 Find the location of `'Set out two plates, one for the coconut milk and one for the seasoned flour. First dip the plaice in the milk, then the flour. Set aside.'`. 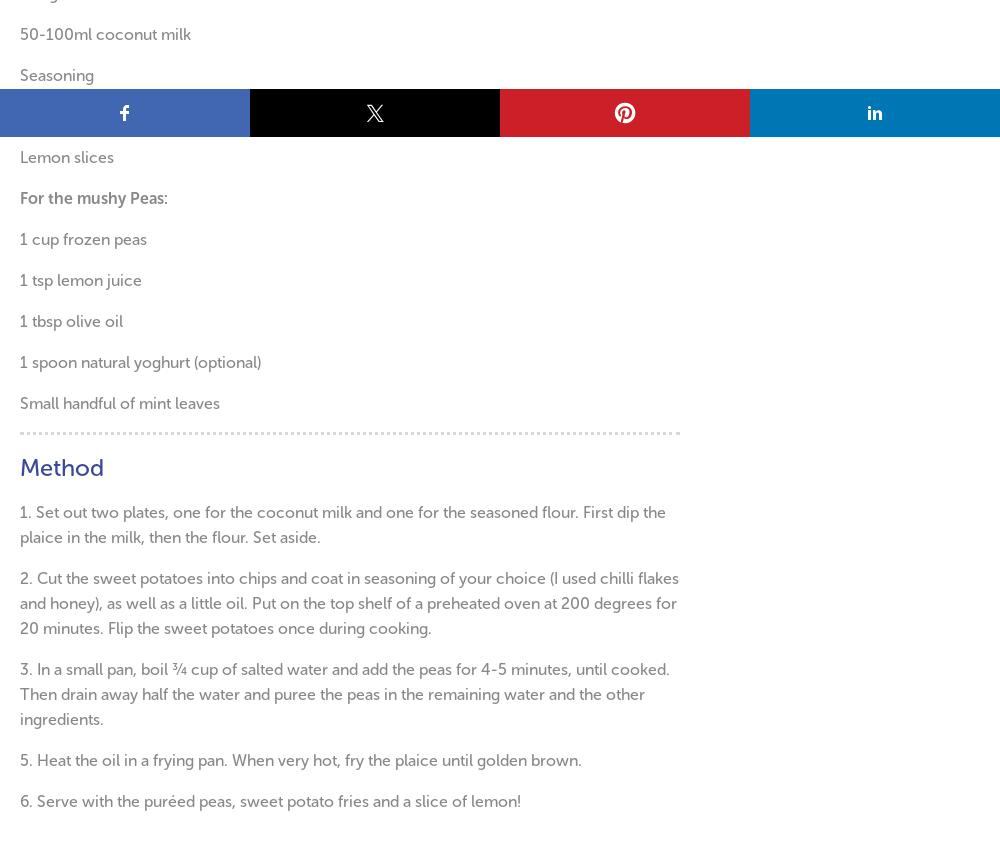

'Set out two plates, one for the coconut milk and one for the seasoned flour. First dip the plaice in the milk, then the flour. Set aside.' is located at coordinates (342, 524).